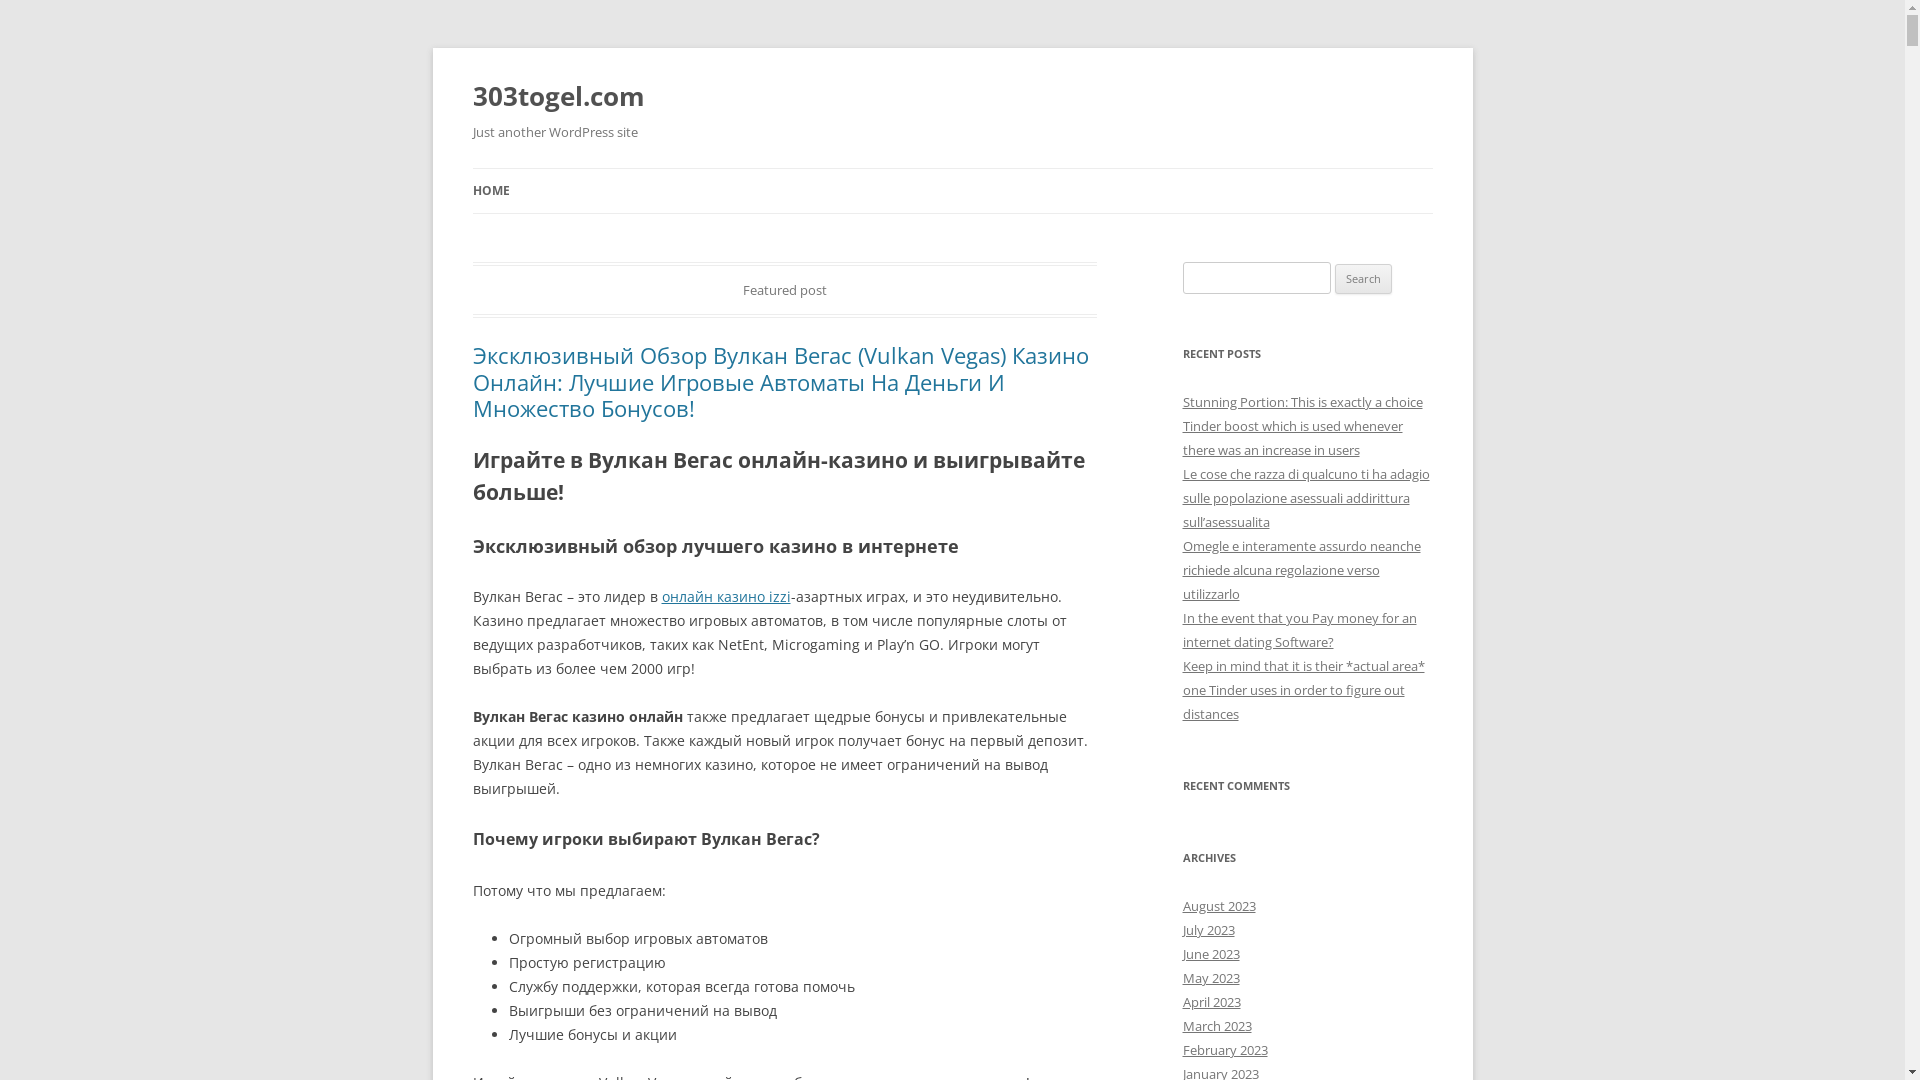 This screenshot has height=1080, width=1920. I want to click on 'July 2023', so click(1181, 929).